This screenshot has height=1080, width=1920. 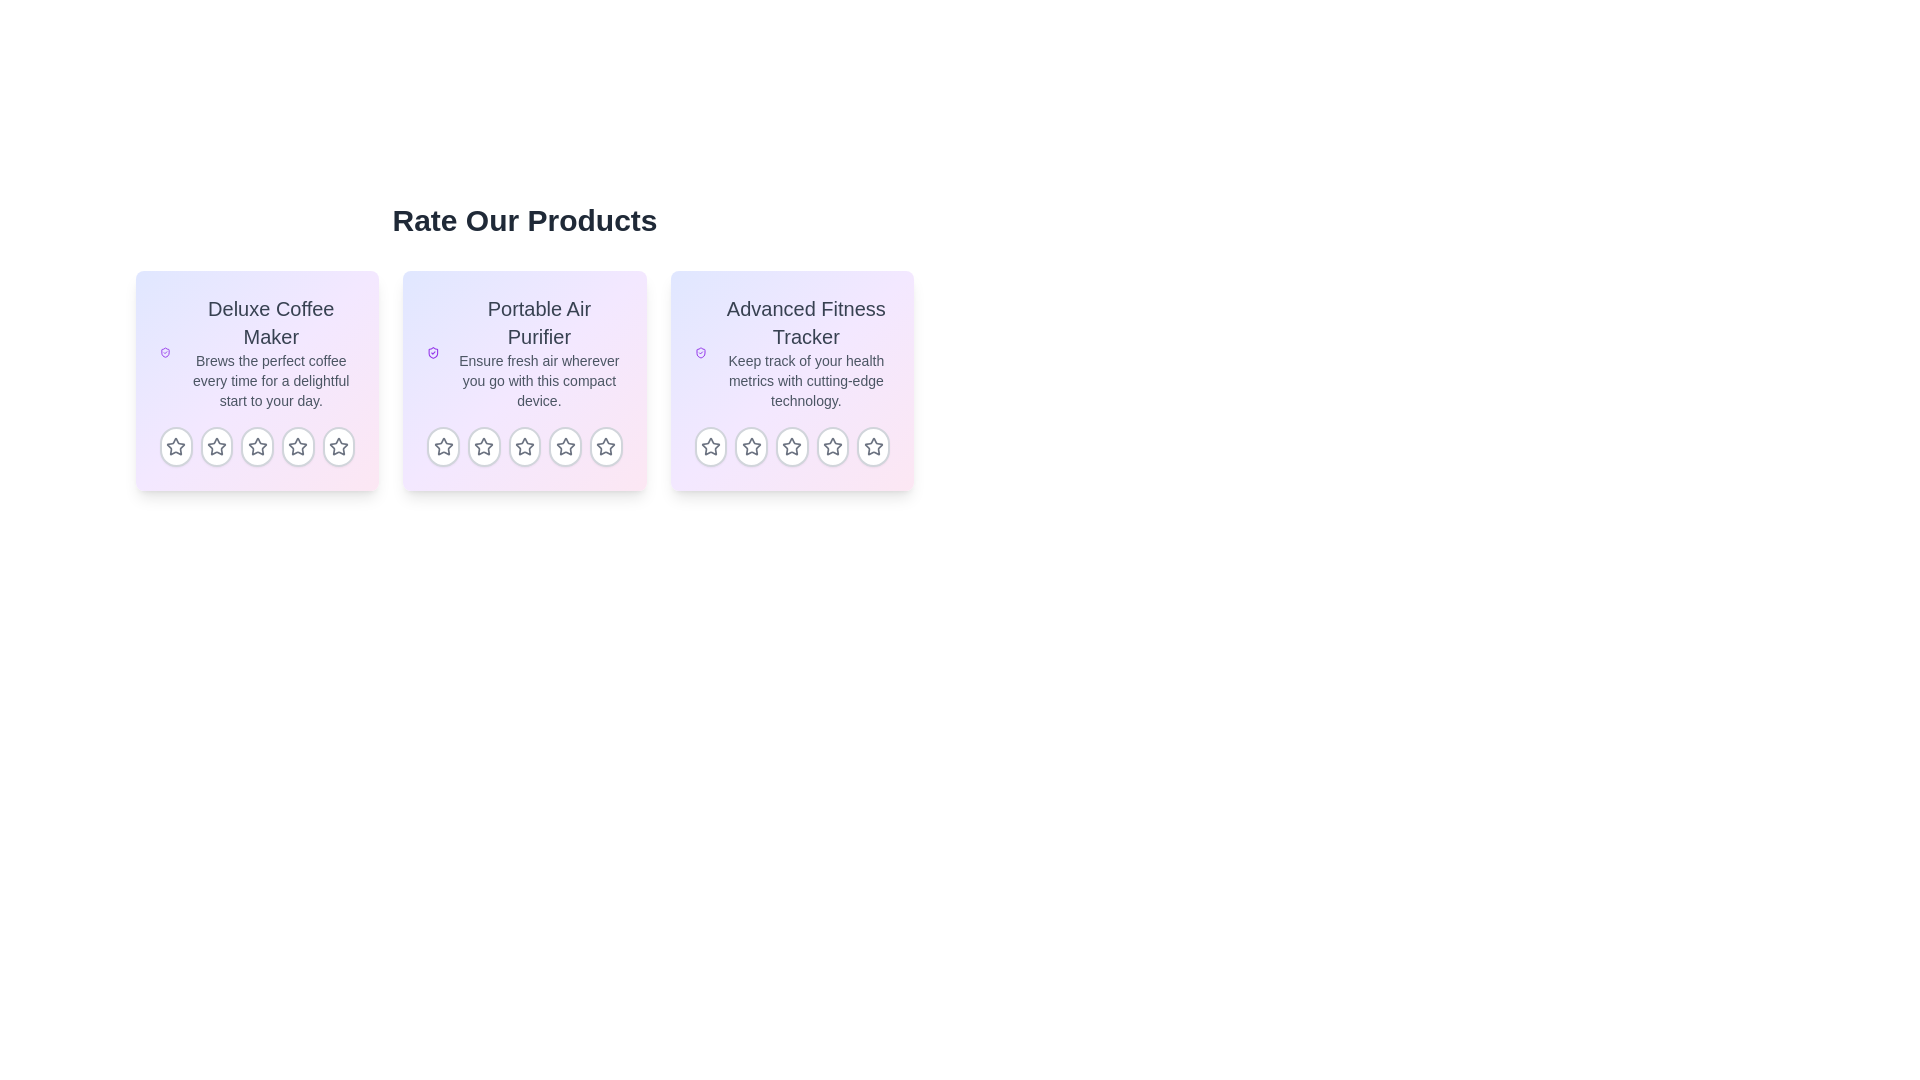 I want to click on the first rating star icon in the Advanced Fitness Tracker rating section, so click(x=710, y=446).